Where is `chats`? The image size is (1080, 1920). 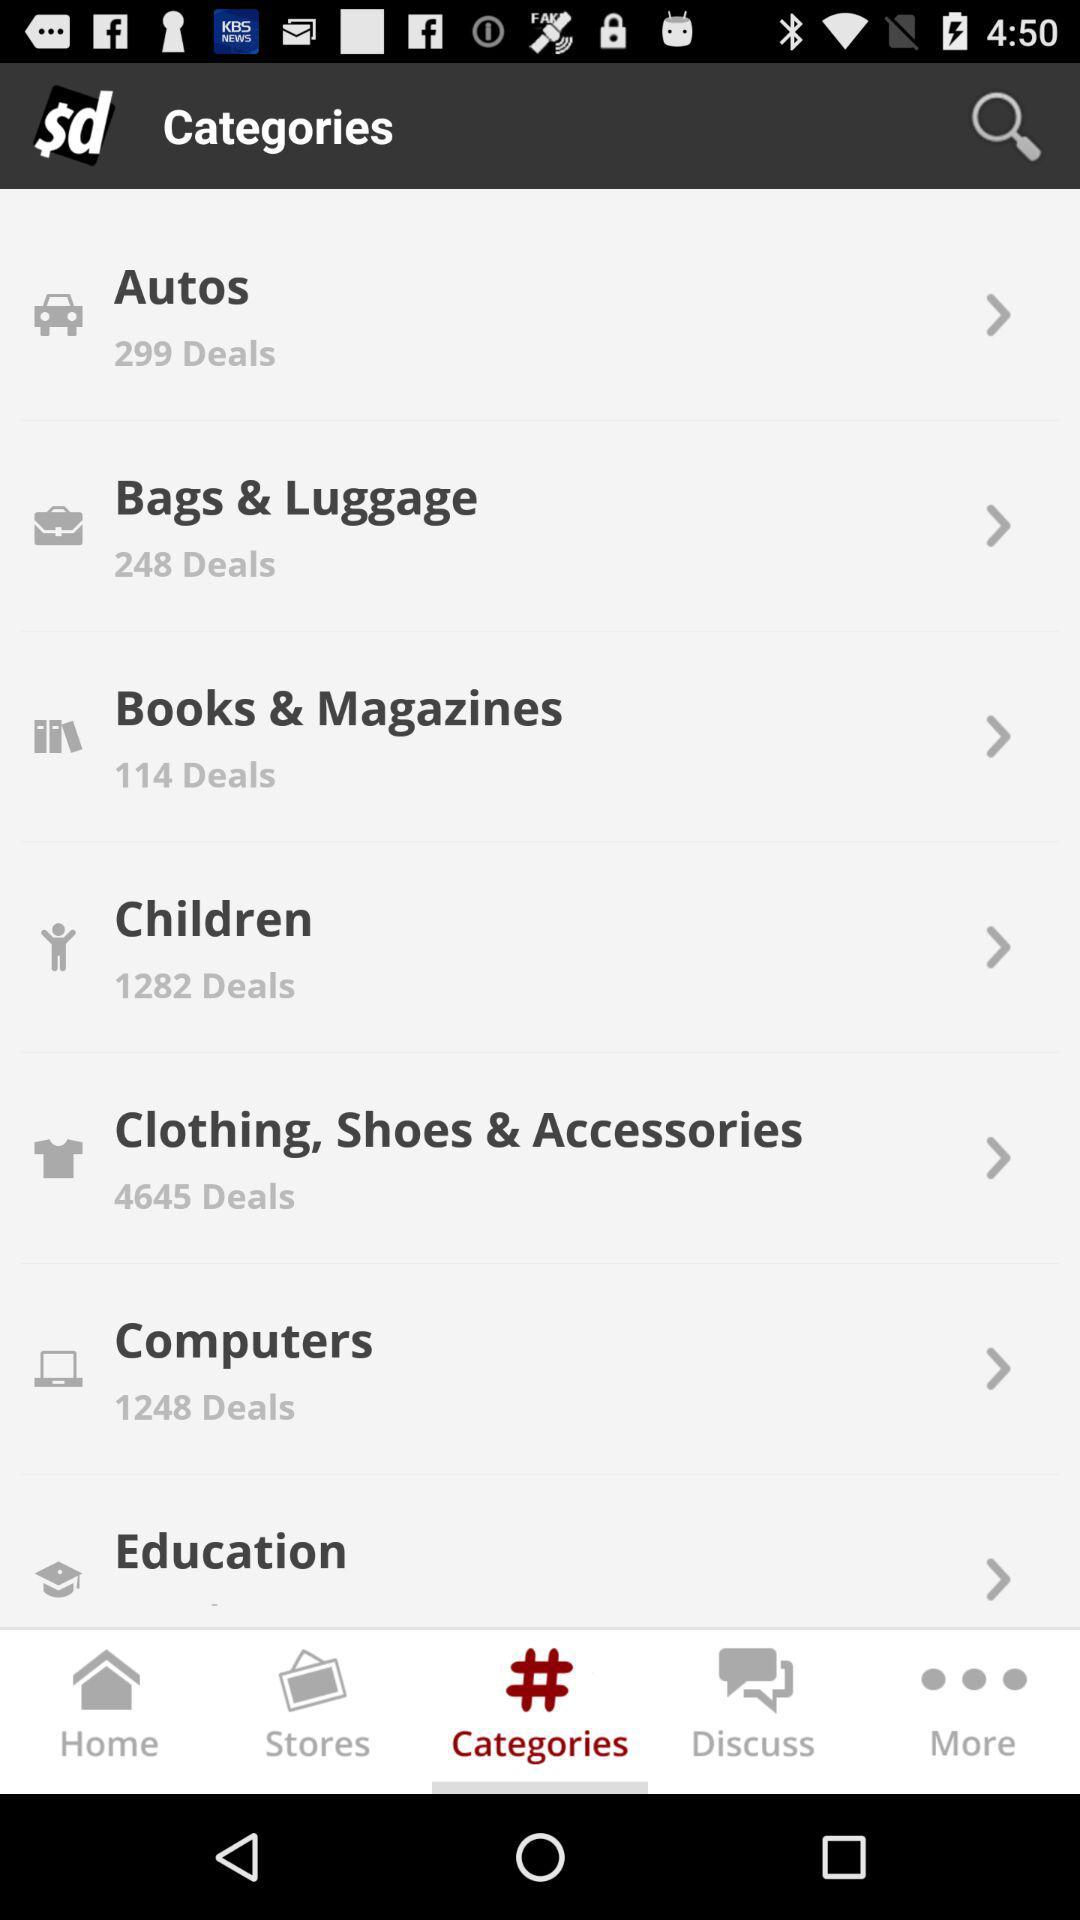 chats is located at coordinates (756, 1715).